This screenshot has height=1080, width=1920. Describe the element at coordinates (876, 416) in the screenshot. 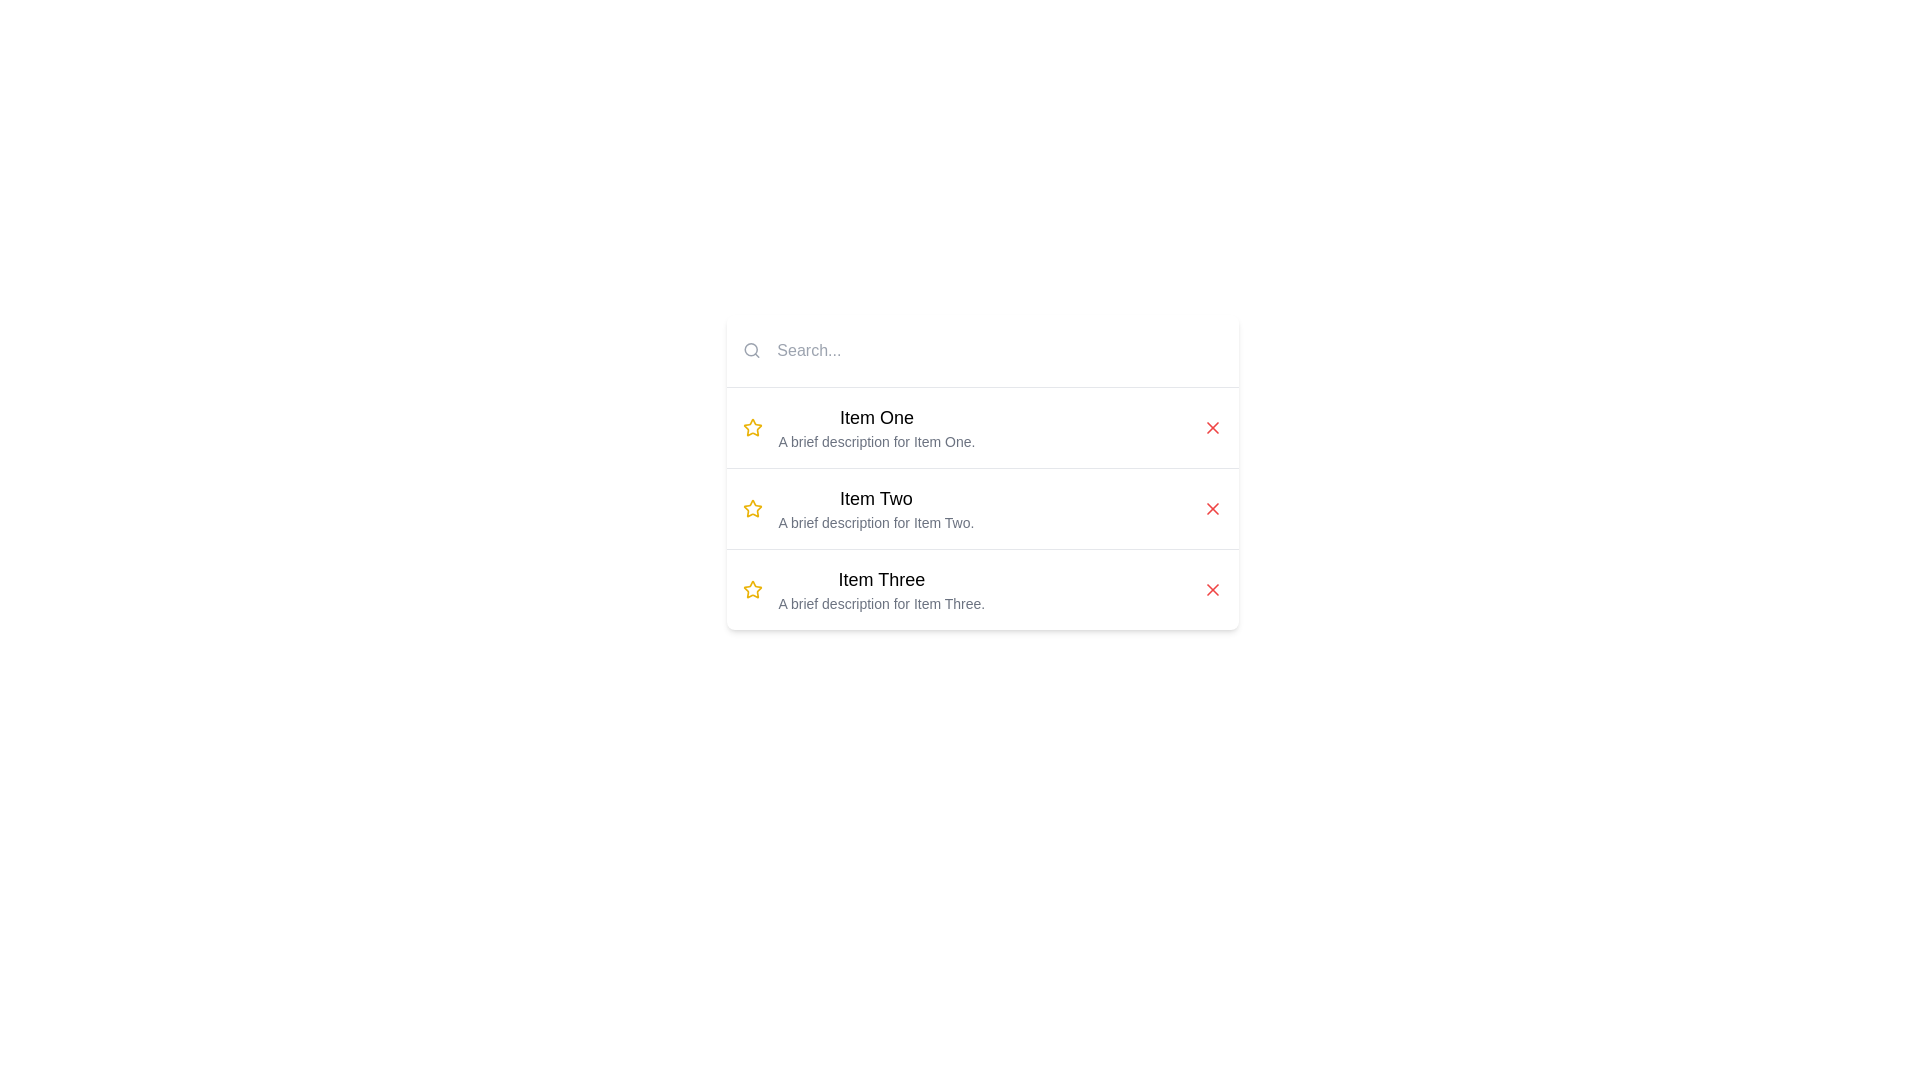

I see `the Text Label that displays the title of the first item in the list, which is positioned above the description for Item One` at that location.